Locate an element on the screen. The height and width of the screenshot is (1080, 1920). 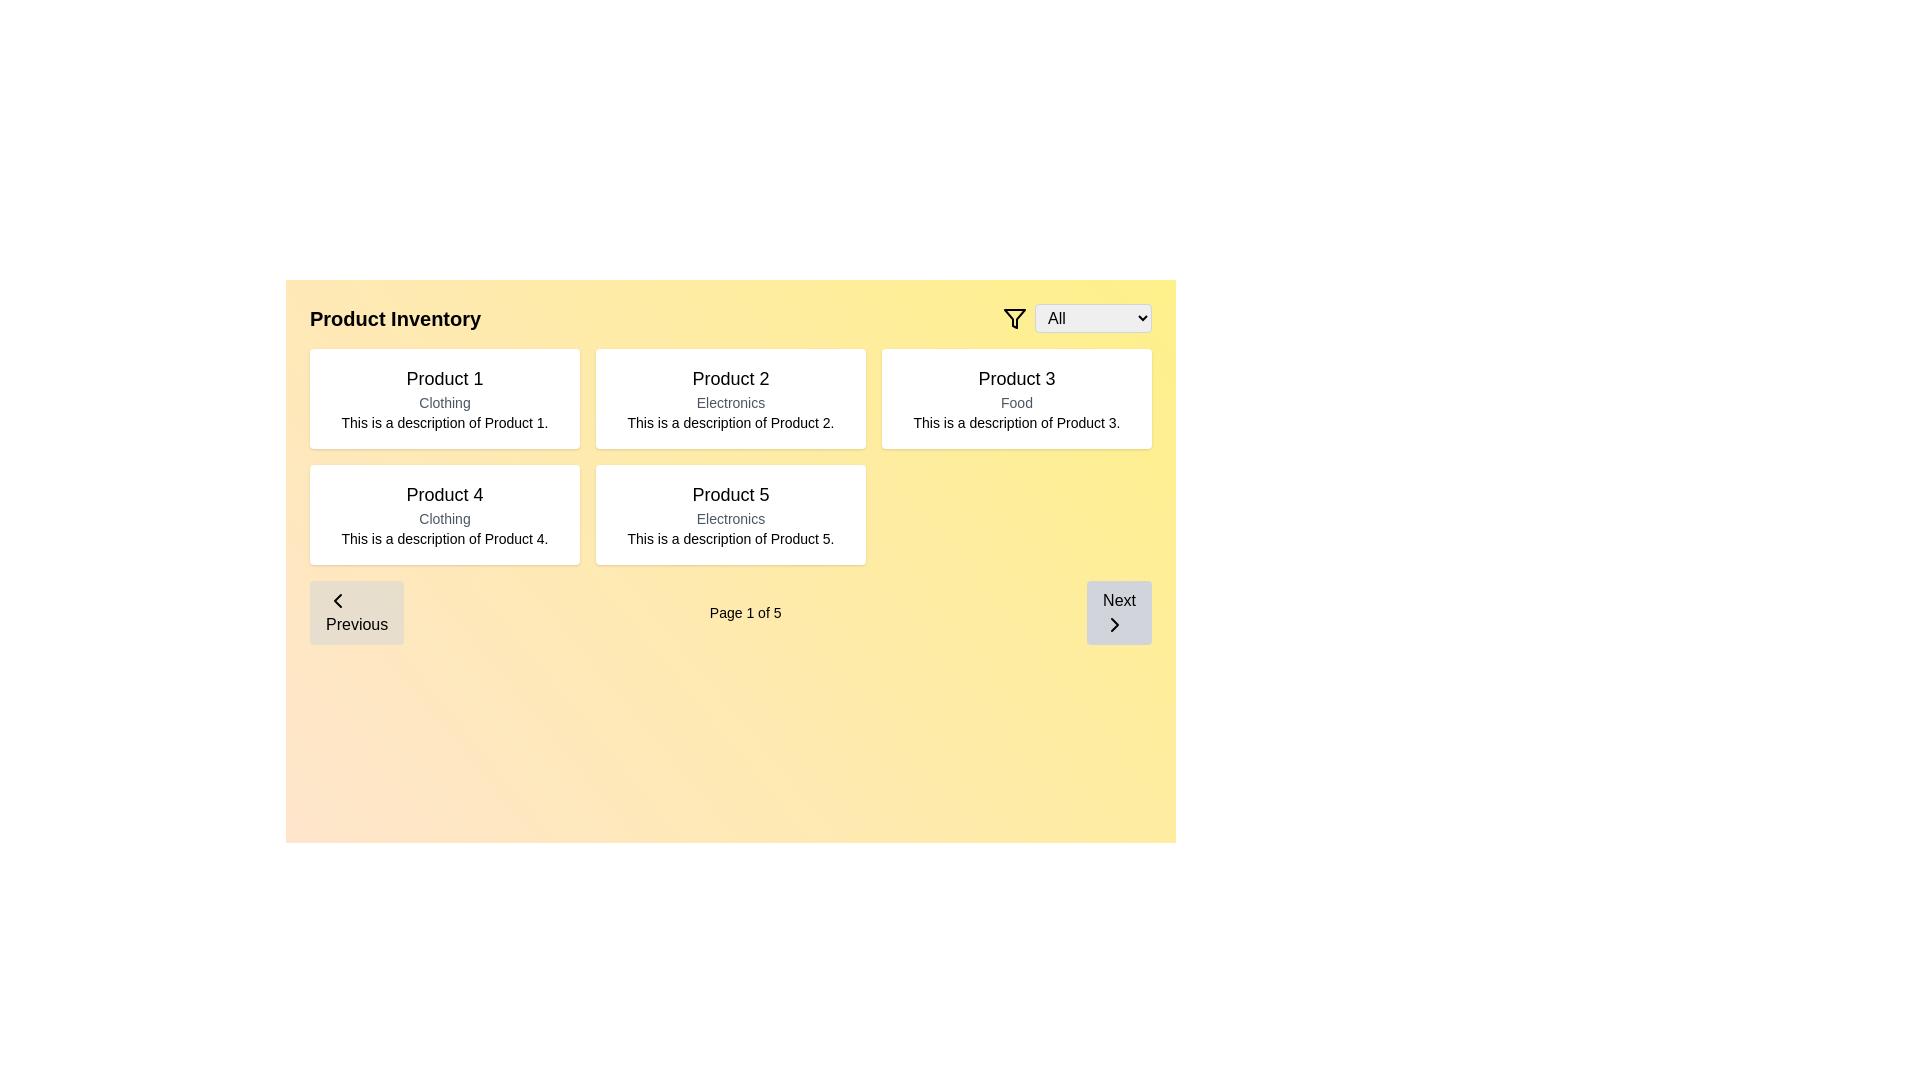
the title of 'Product 2' located at the top of its product card in the grid layout is located at coordinates (729, 378).